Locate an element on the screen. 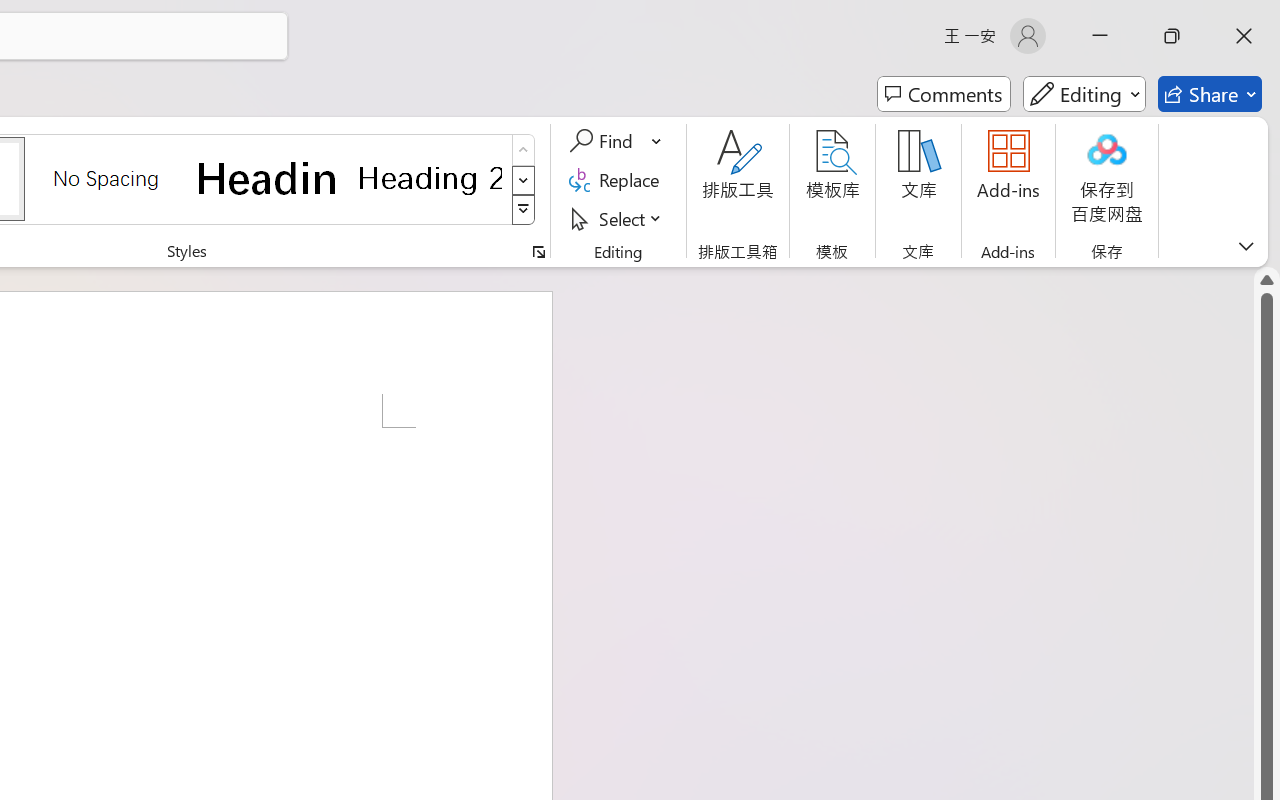  'Styles' is located at coordinates (523, 210).